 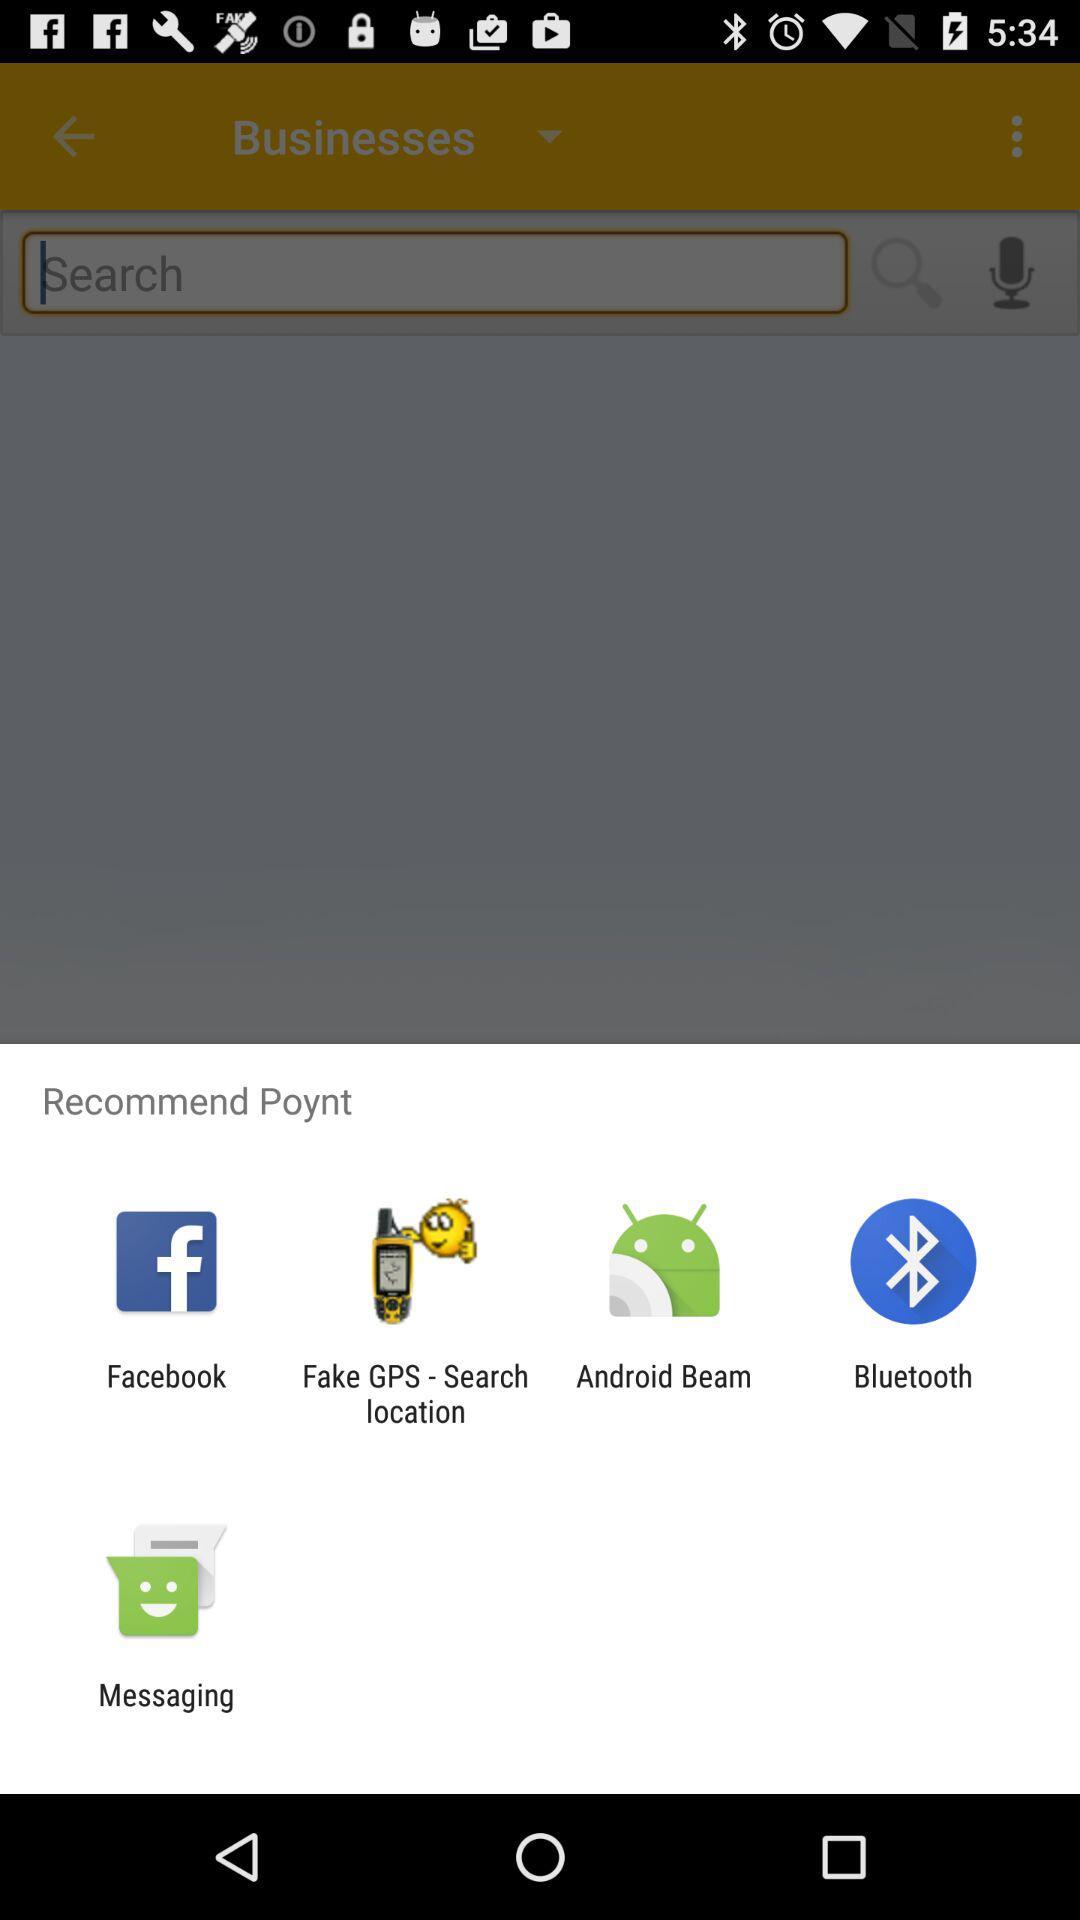 What do you see at coordinates (913, 1392) in the screenshot?
I see `the item to the right of android beam item` at bounding box center [913, 1392].